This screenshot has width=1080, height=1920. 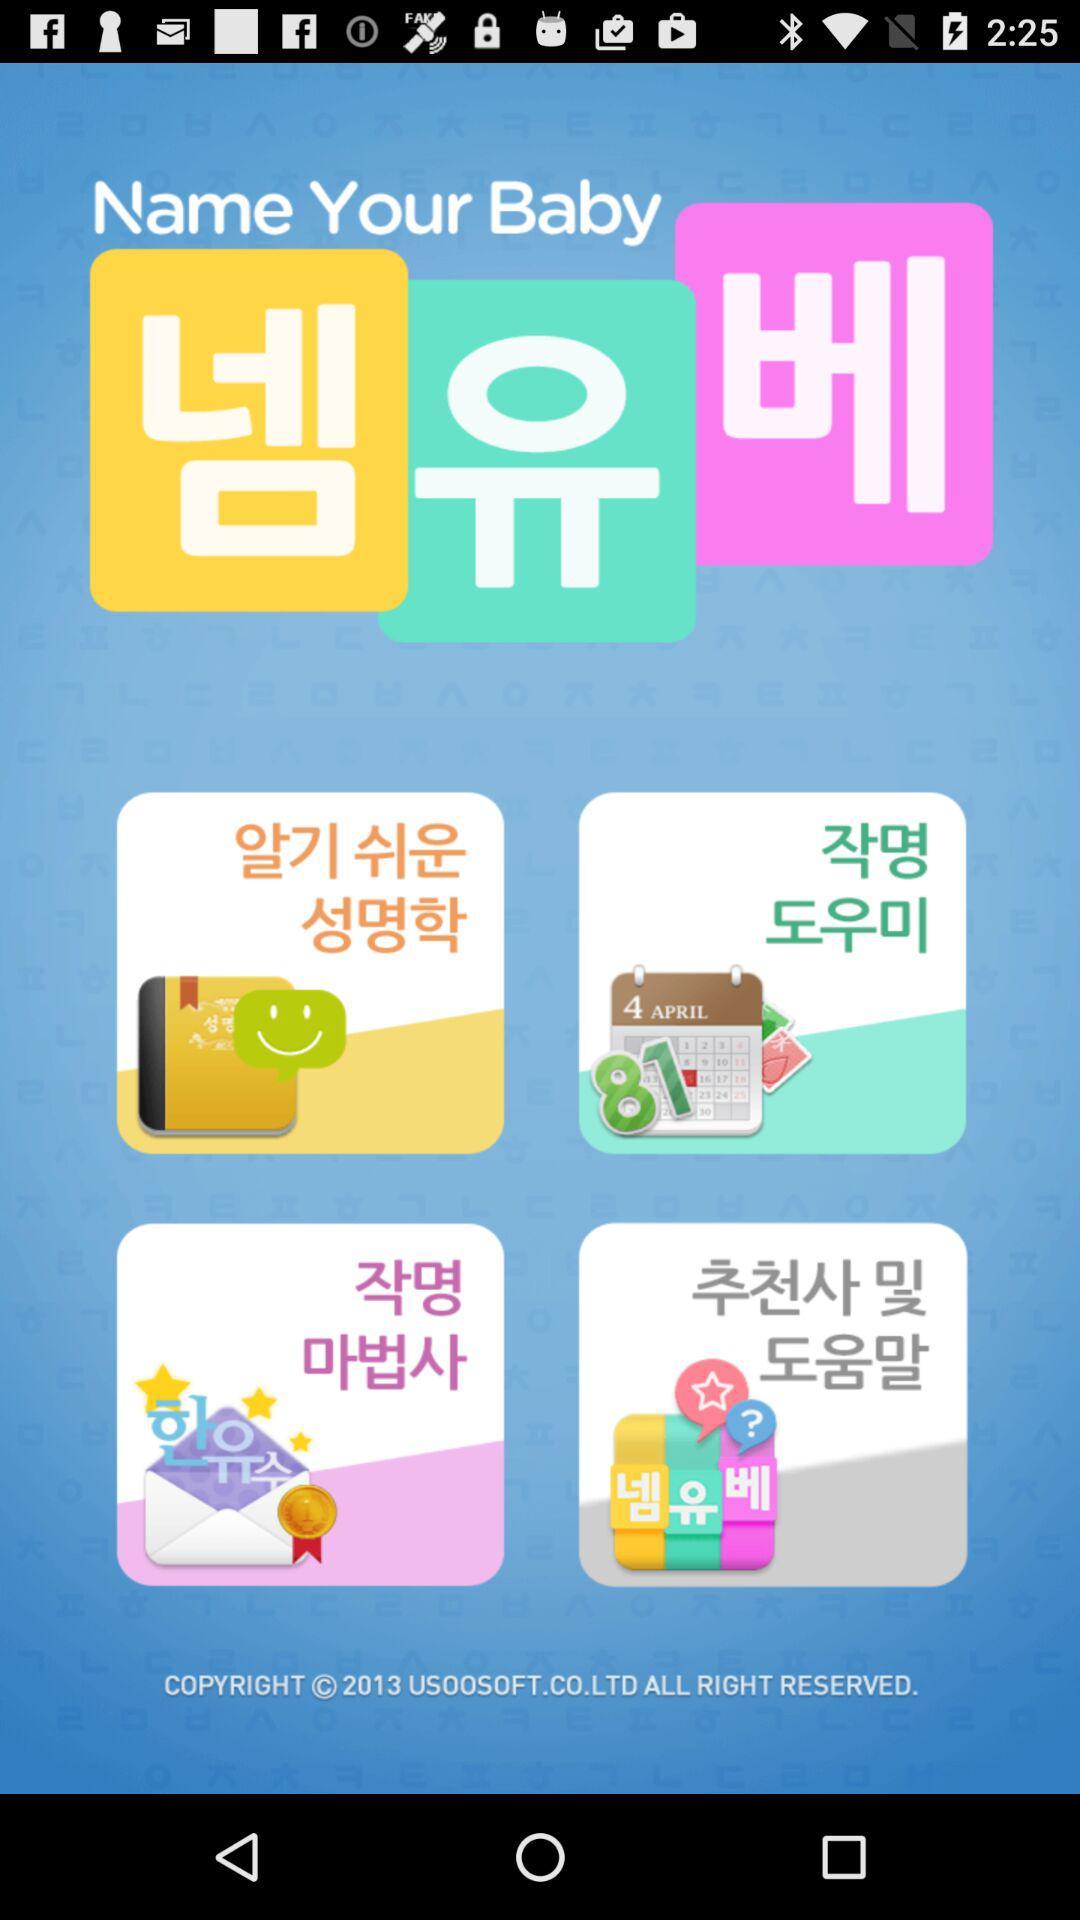 What do you see at coordinates (770, 973) in the screenshot?
I see `open calander` at bounding box center [770, 973].